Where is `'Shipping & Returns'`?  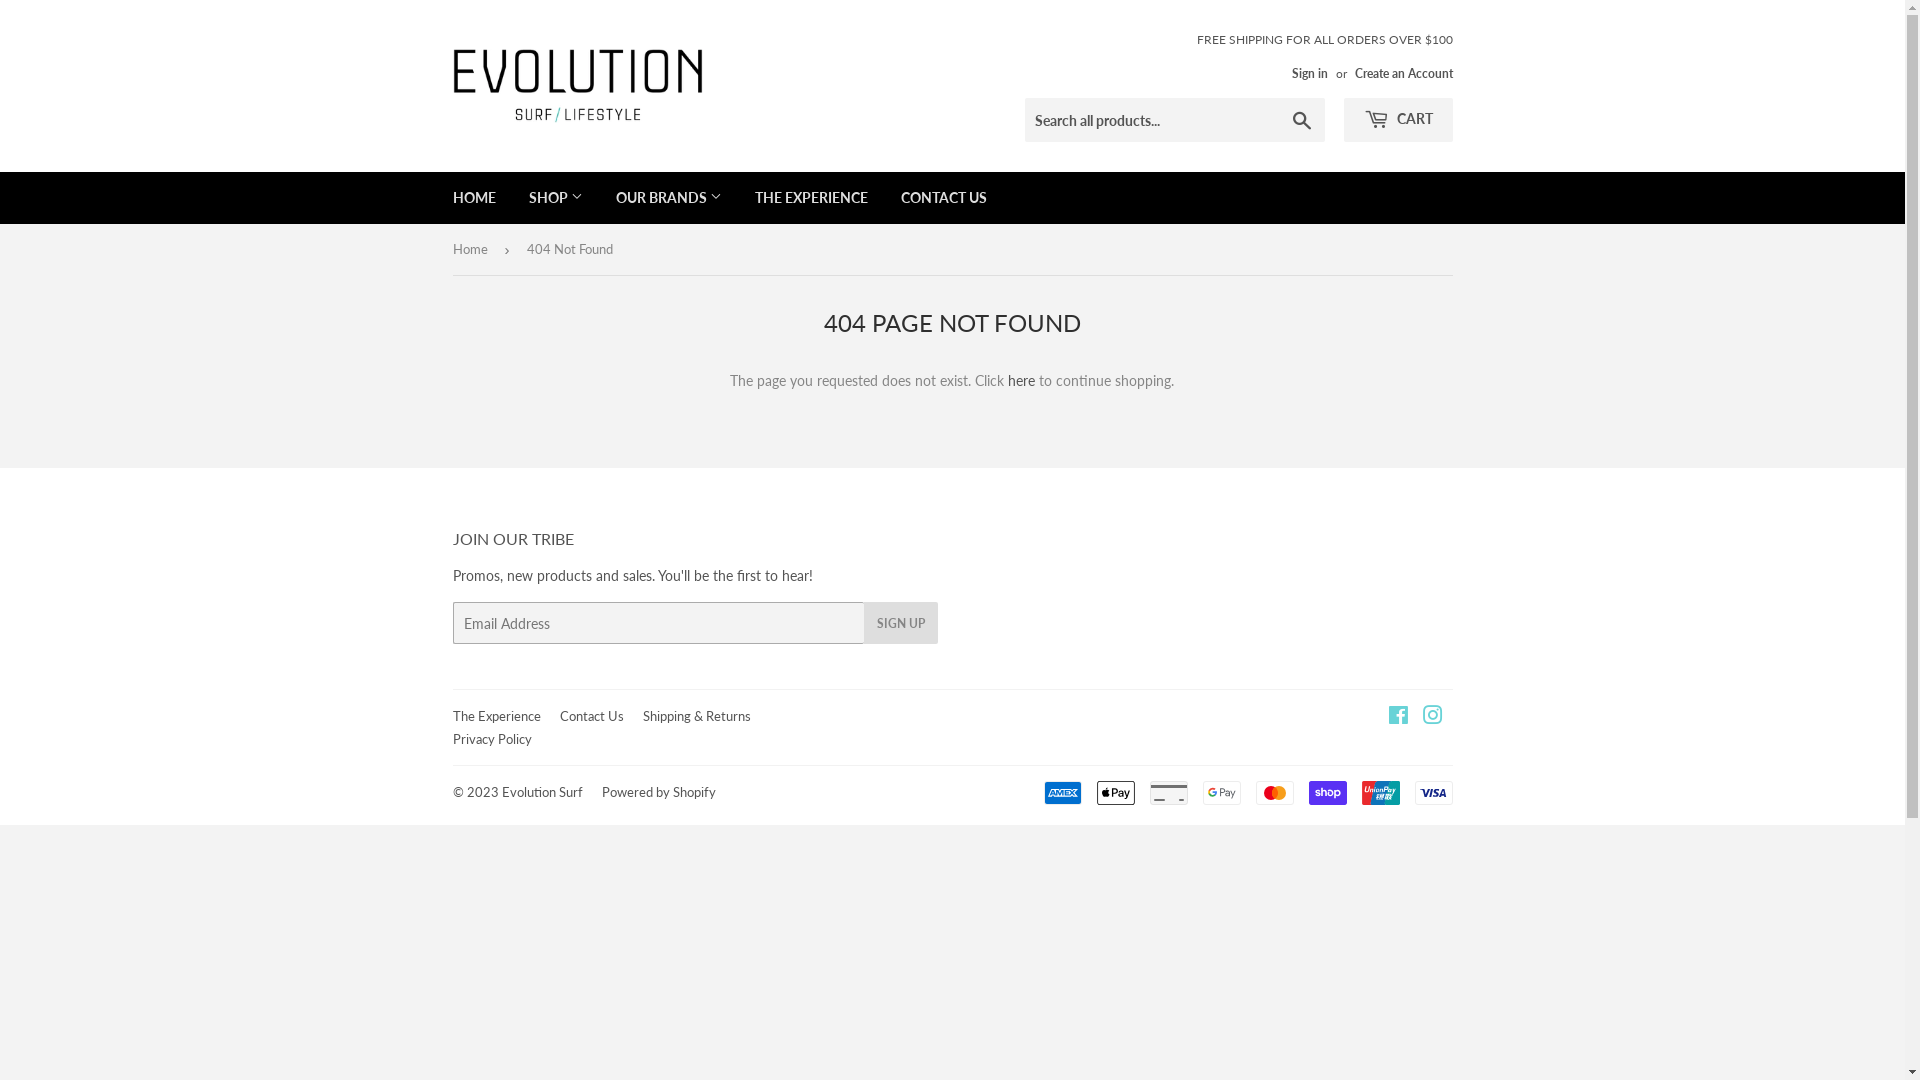 'Shipping & Returns' is located at coordinates (696, 715).